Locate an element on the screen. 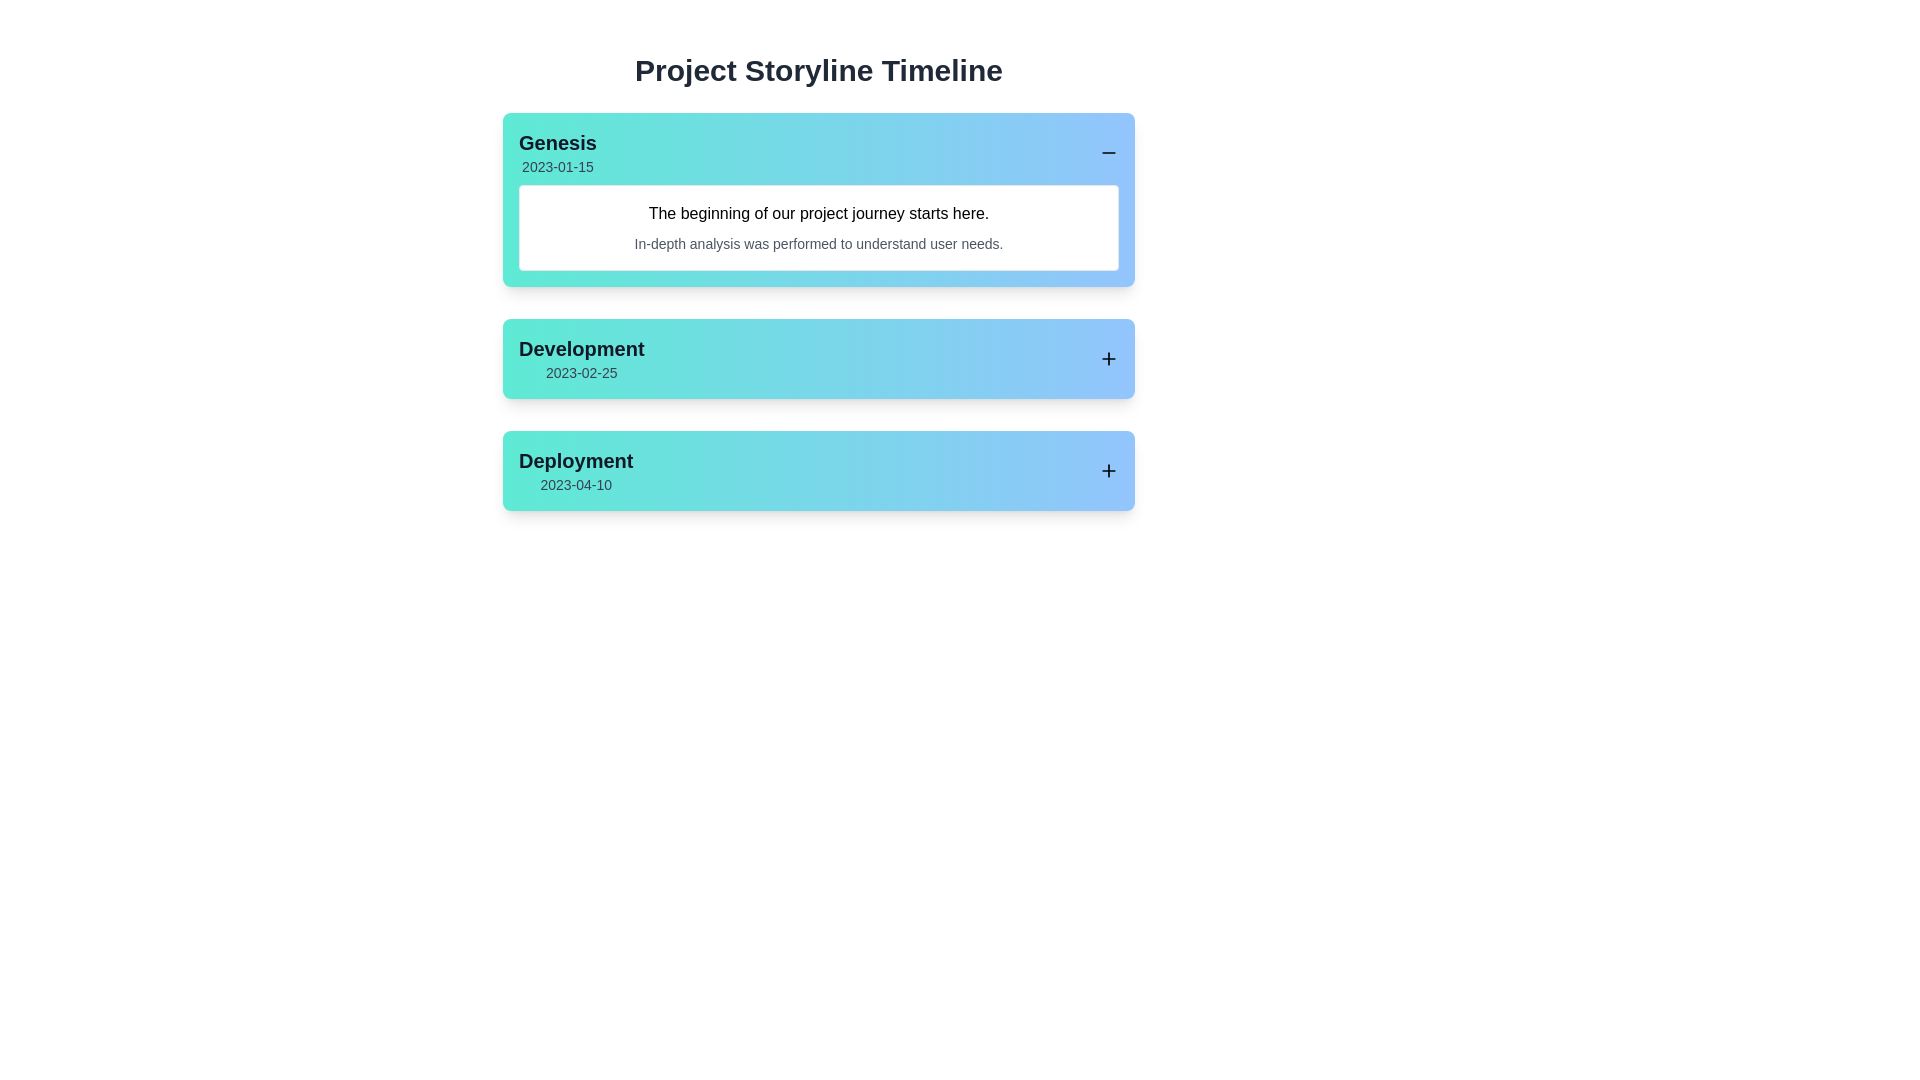 This screenshot has height=1080, width=1920. text of the title or heading located at the center-top area of the first card in a vertically aligned list, positioned above the date text '2023-01-15' is located at coordinates (557, 141).